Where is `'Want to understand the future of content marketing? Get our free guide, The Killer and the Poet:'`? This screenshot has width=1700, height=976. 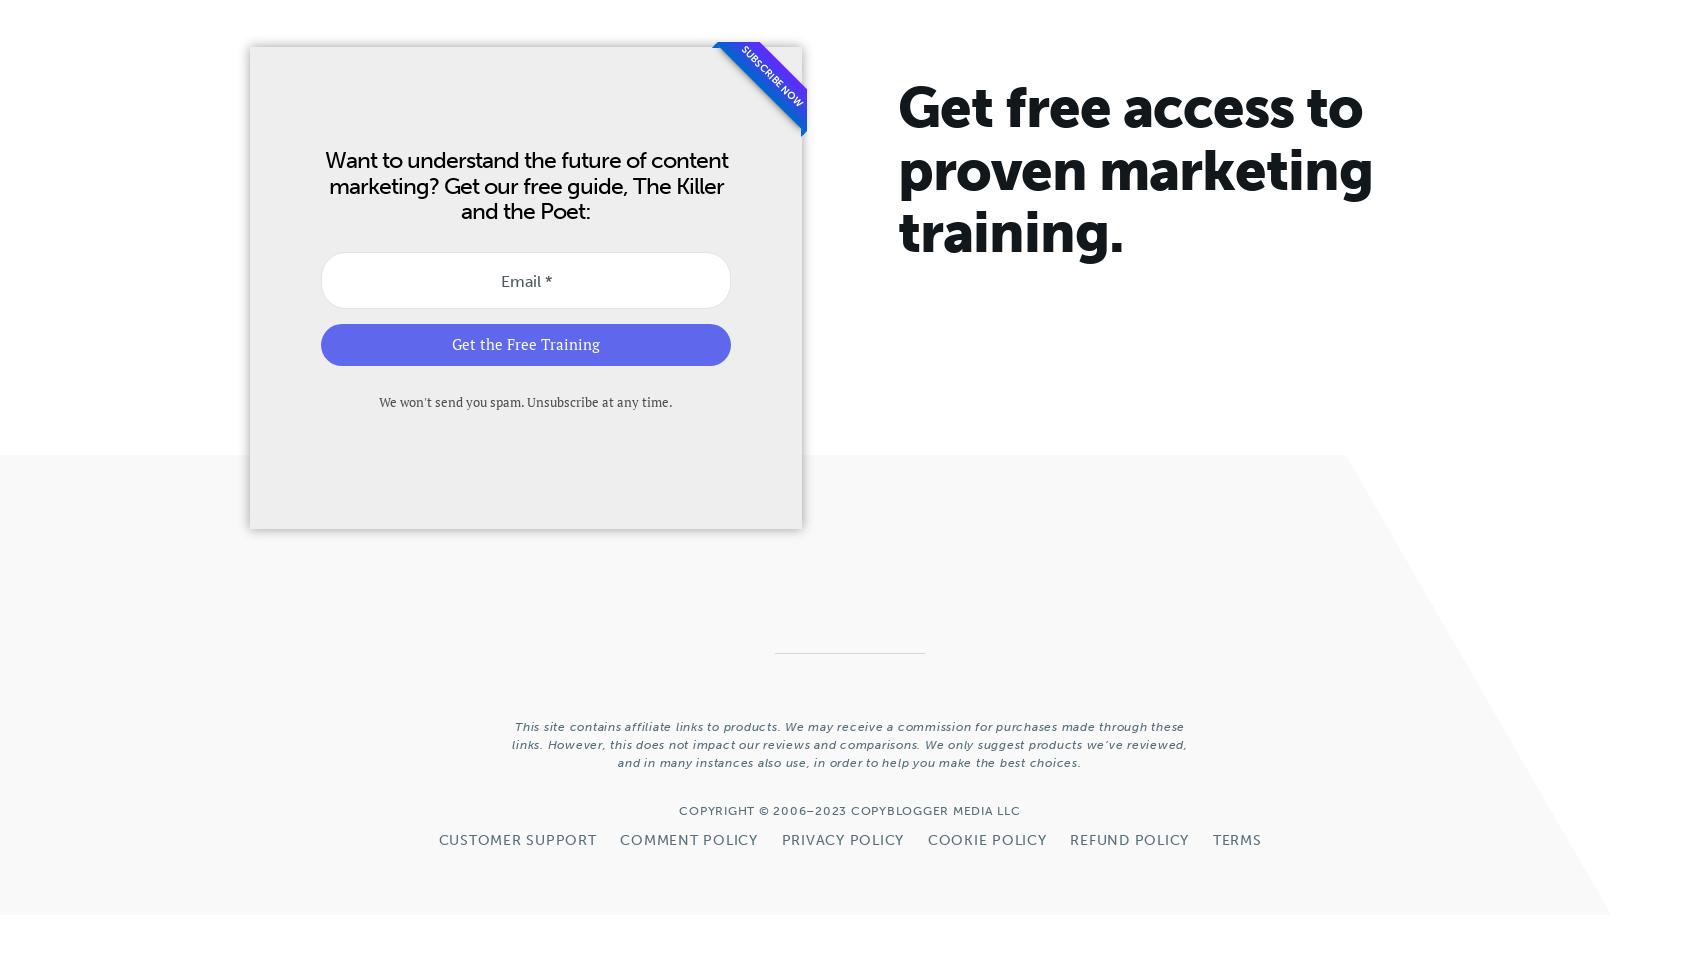
'Want to understand the future of content marketing? Get our free guide, The Killer and the Poet:' is located at coordinates (525, 183).